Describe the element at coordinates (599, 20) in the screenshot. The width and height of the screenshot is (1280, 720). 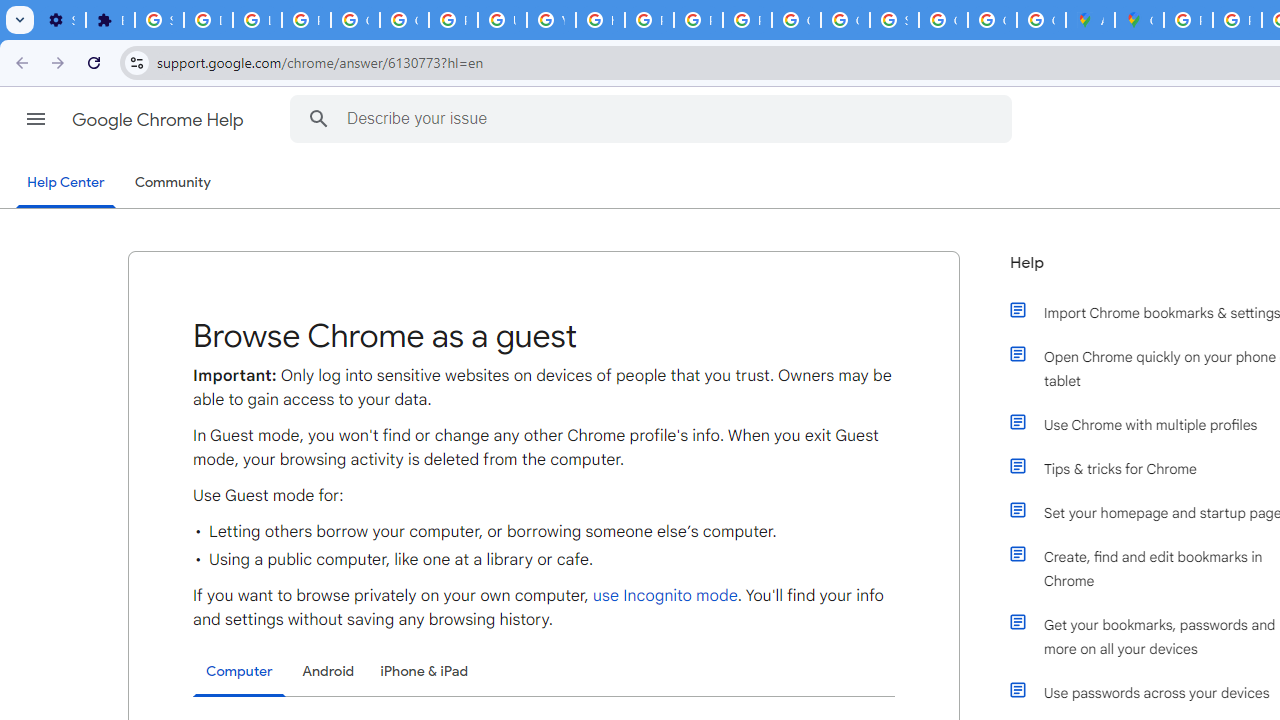
I see `'https://scholar.google.com/'` at that location.